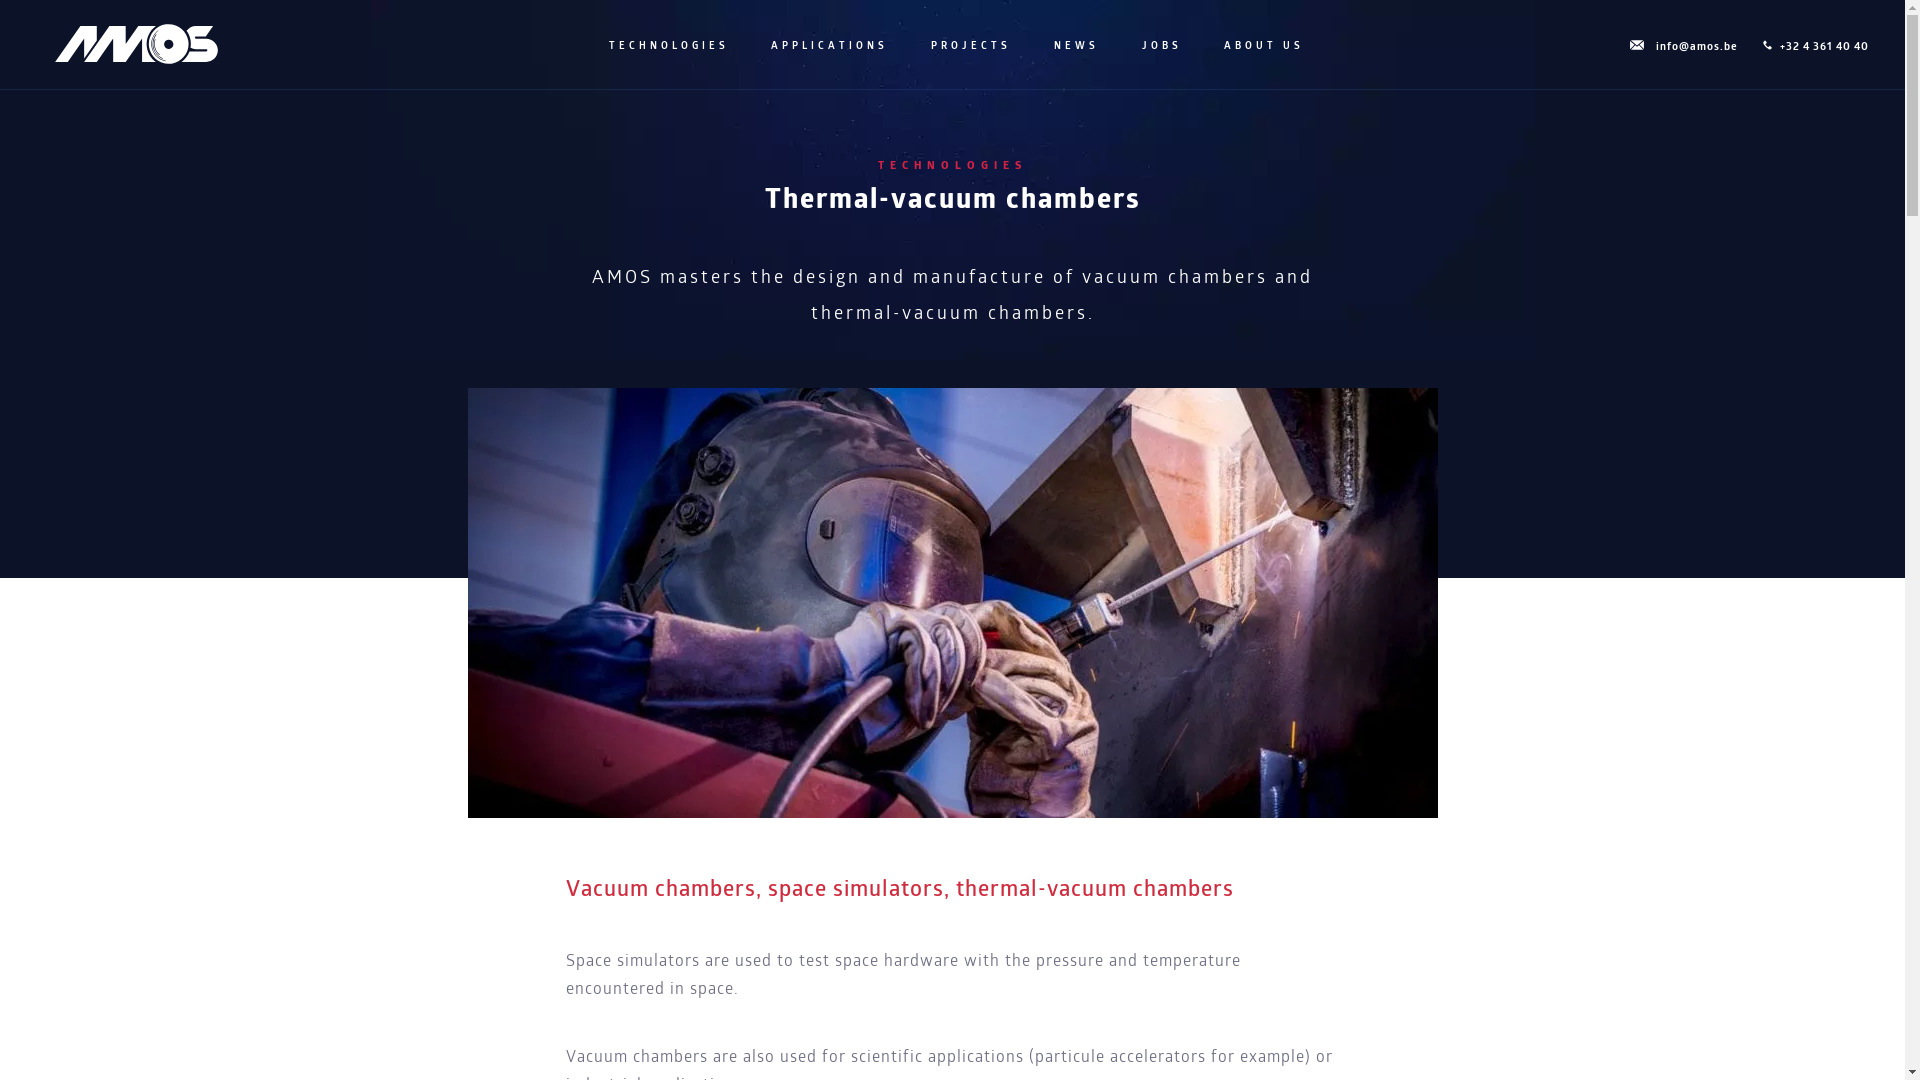 Image resolution: width=1920 pixels, height=1080 pixels. What do you see at coordinates (827, 45) in the screenshot?
I see `'APPLICATIONS'` at bounding box center [827, 45].